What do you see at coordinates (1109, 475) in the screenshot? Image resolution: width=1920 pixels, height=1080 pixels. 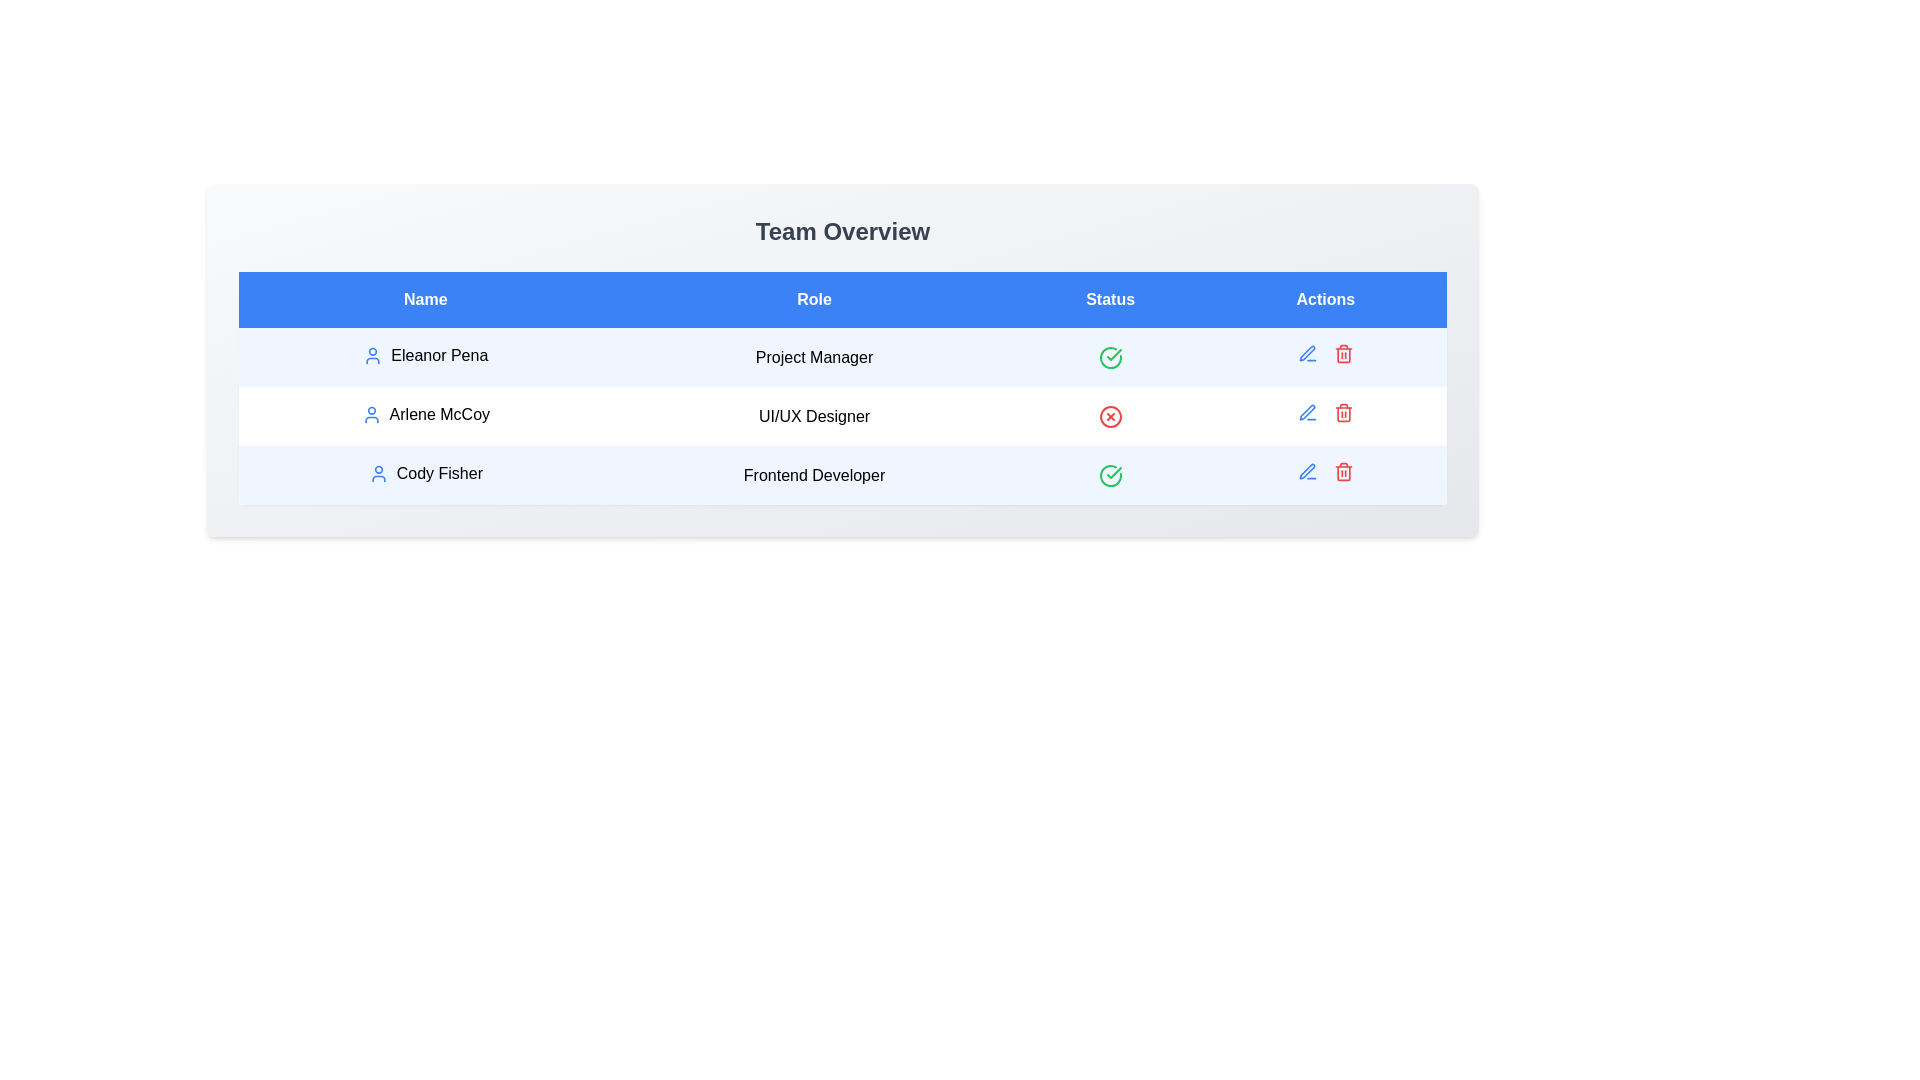 I see `the confirmatory green status icon for the 'Cody Fisher - Frontend Developer' entry in the 'Status' column` at bounding box center [1109, 475].